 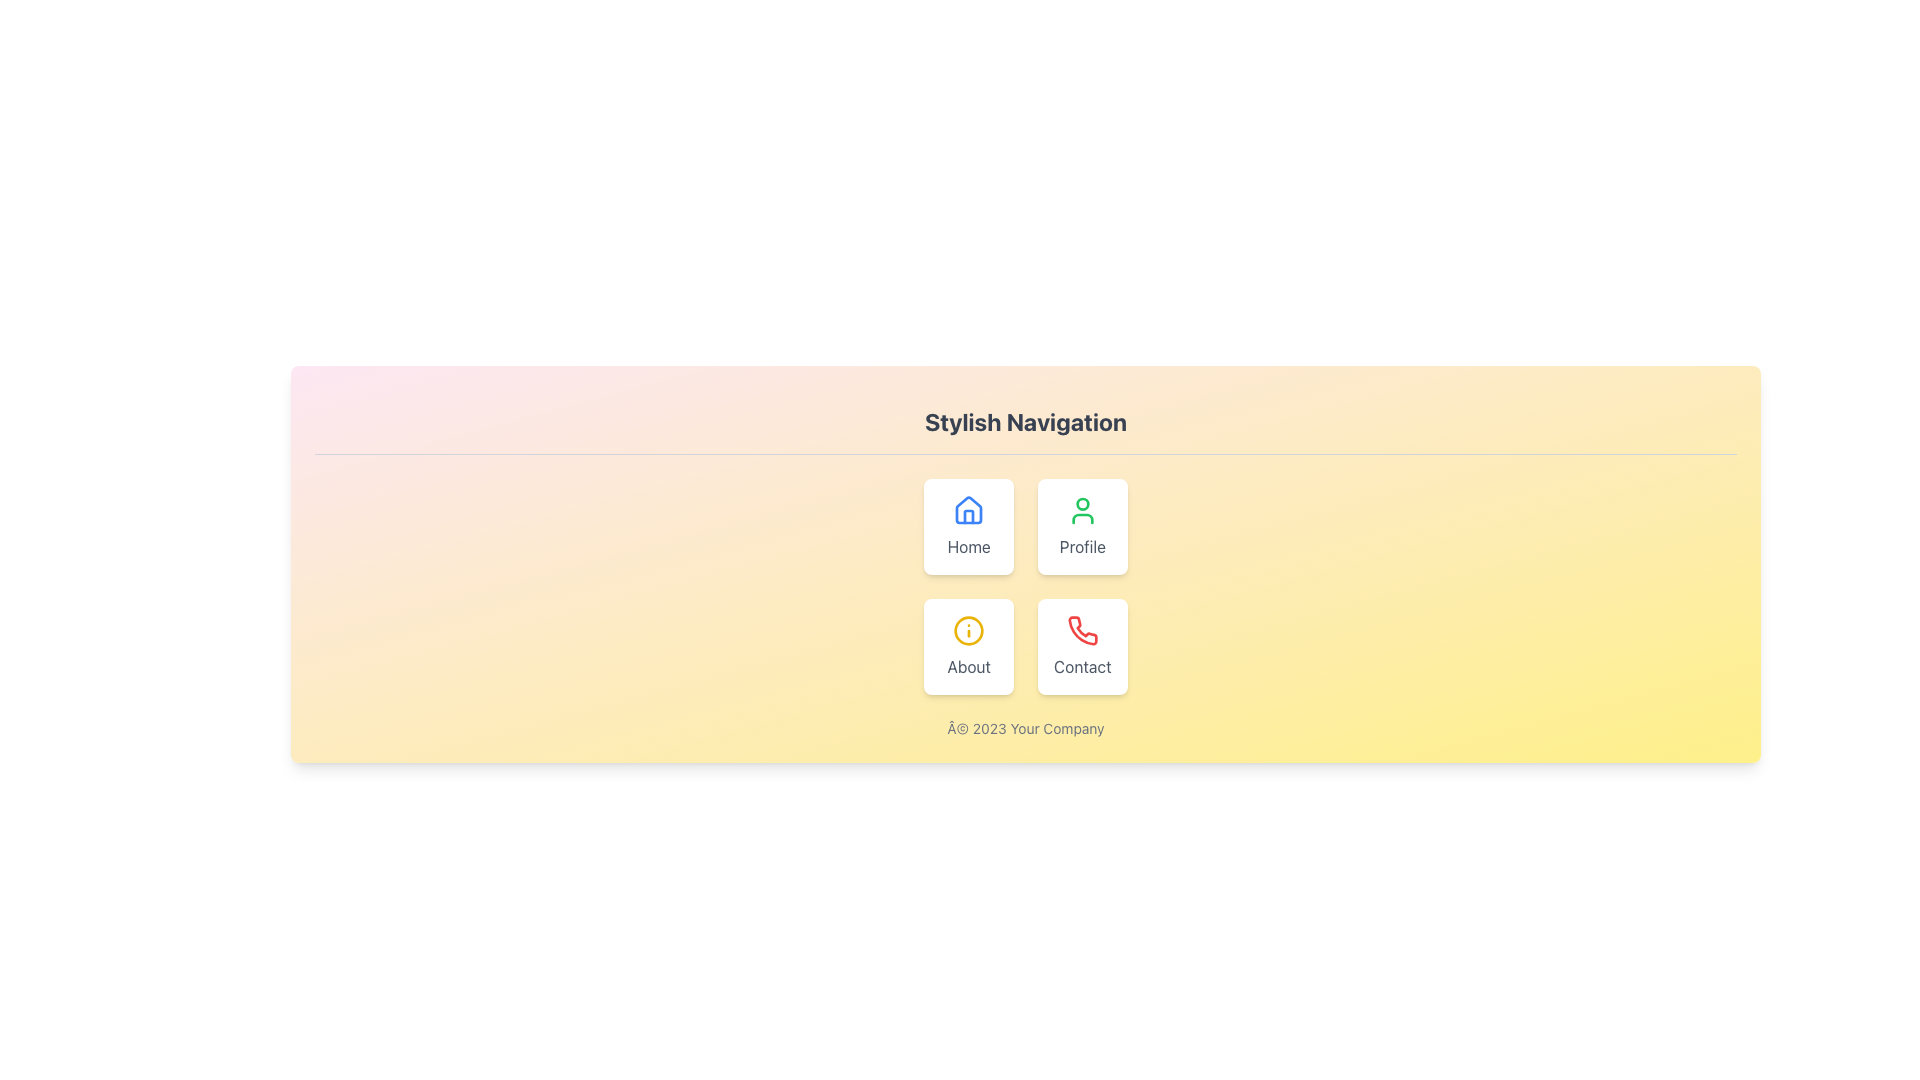 What do you see at coordinates (969, 647) in the screenshot?
I see `the bottom-left navigational button in the grid` at bounding box center [969, 647].